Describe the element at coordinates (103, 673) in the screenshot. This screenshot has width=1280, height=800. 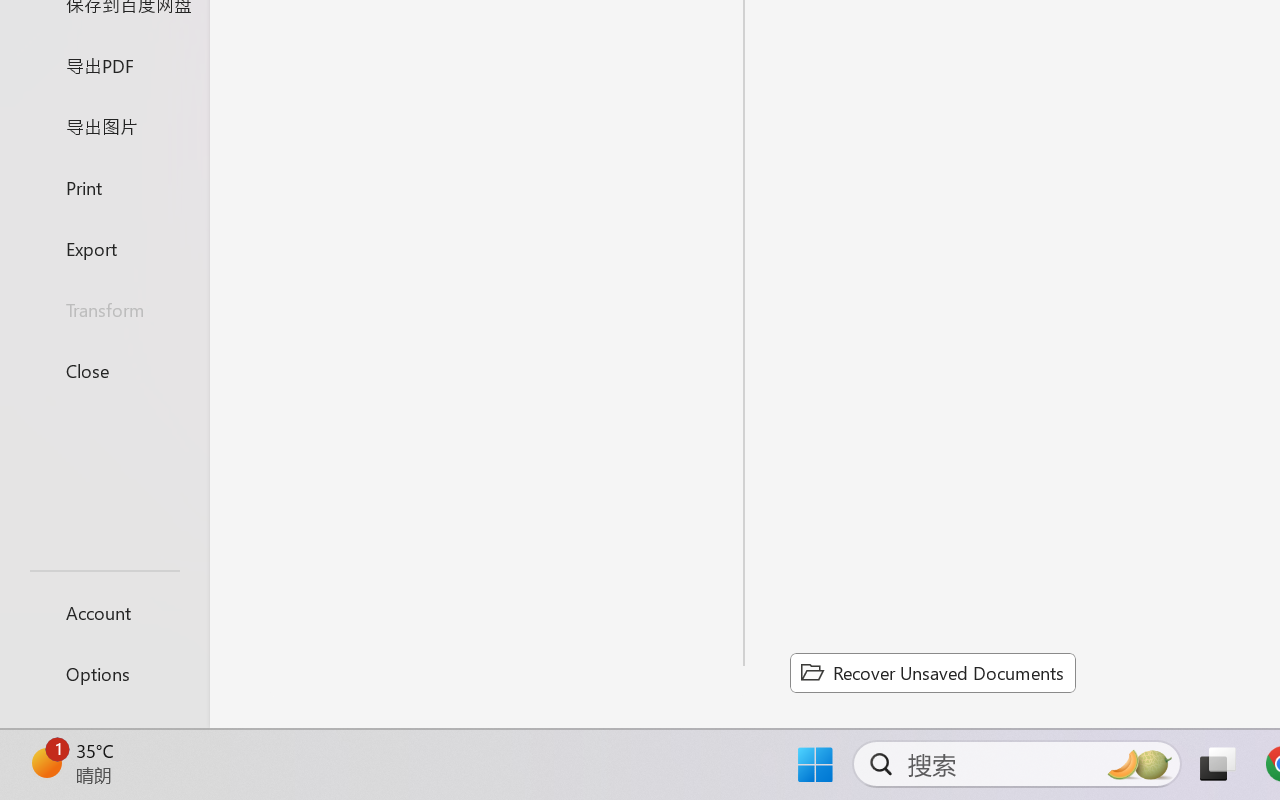
I see `'Options'` at that location.